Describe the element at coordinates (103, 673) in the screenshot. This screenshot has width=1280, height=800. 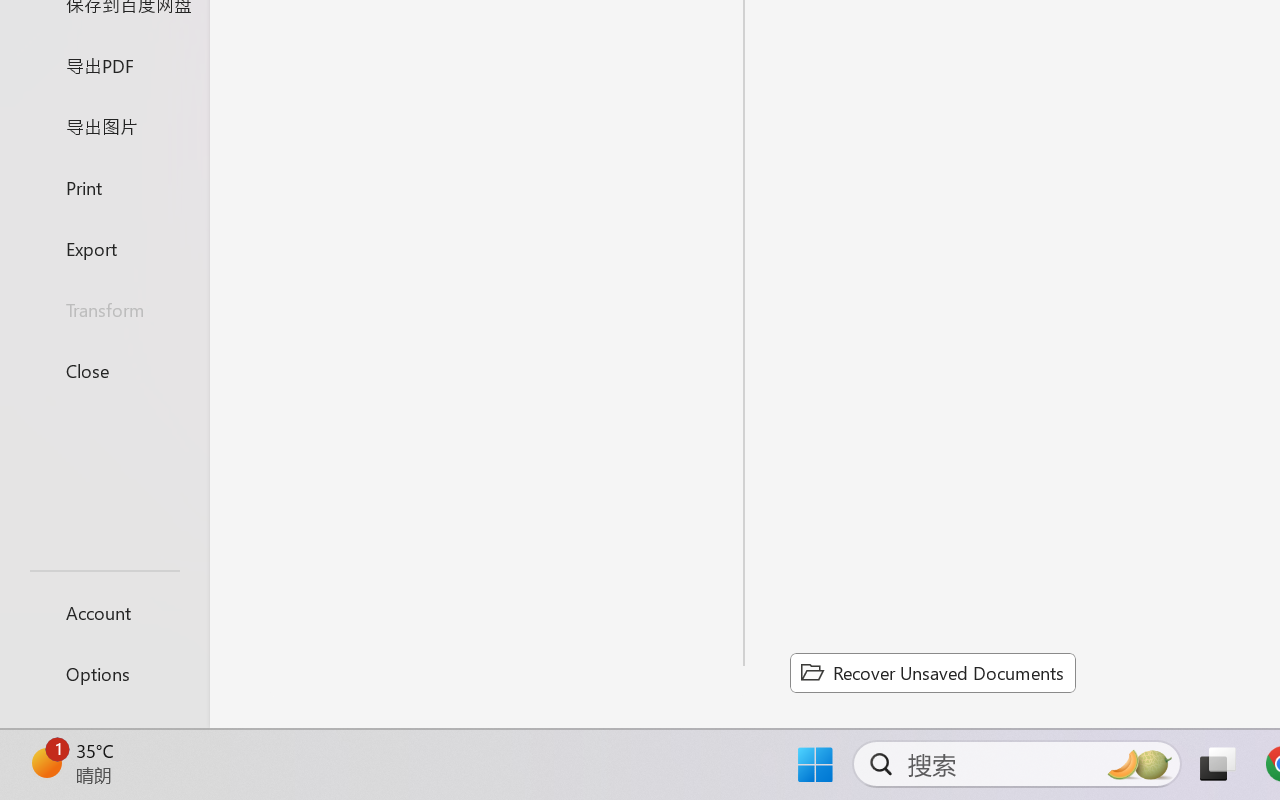
I see `'Options'` at that location.